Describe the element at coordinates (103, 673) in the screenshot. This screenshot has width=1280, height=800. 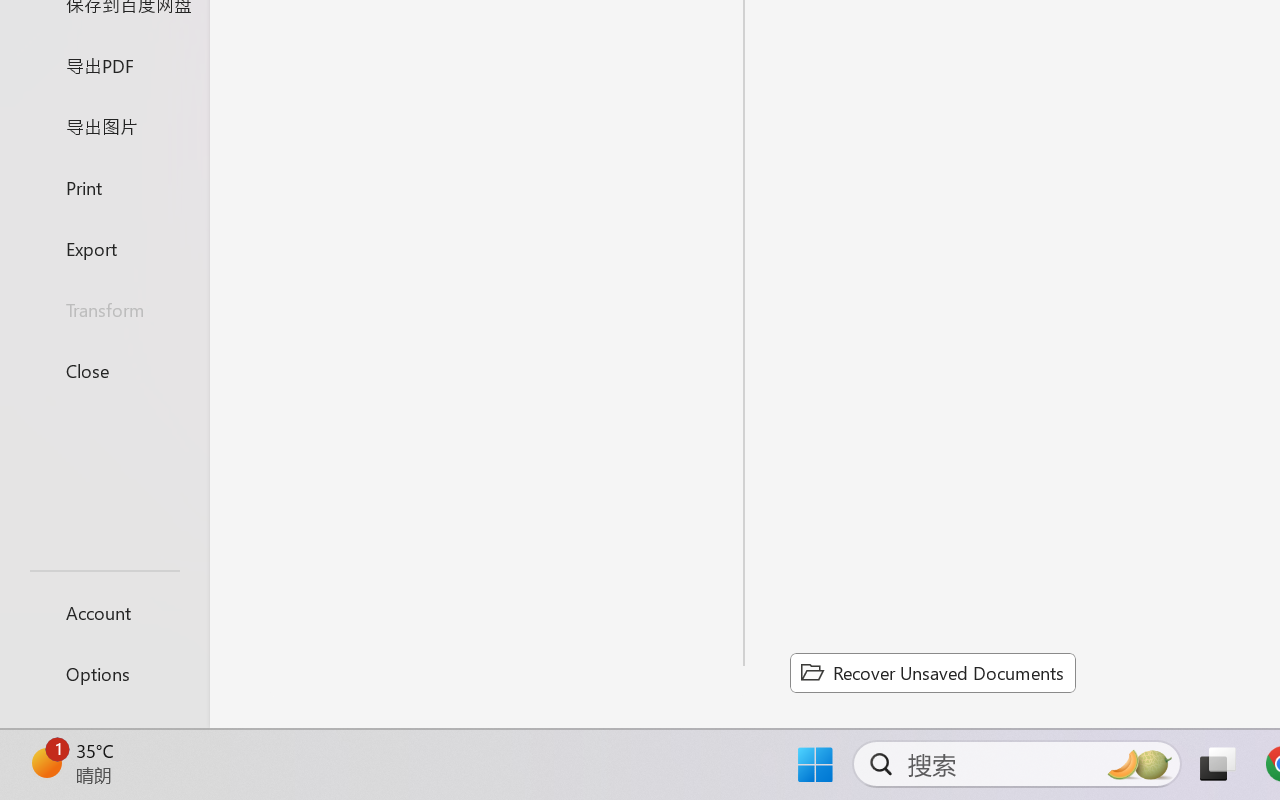
I see `'Options'` at that location.